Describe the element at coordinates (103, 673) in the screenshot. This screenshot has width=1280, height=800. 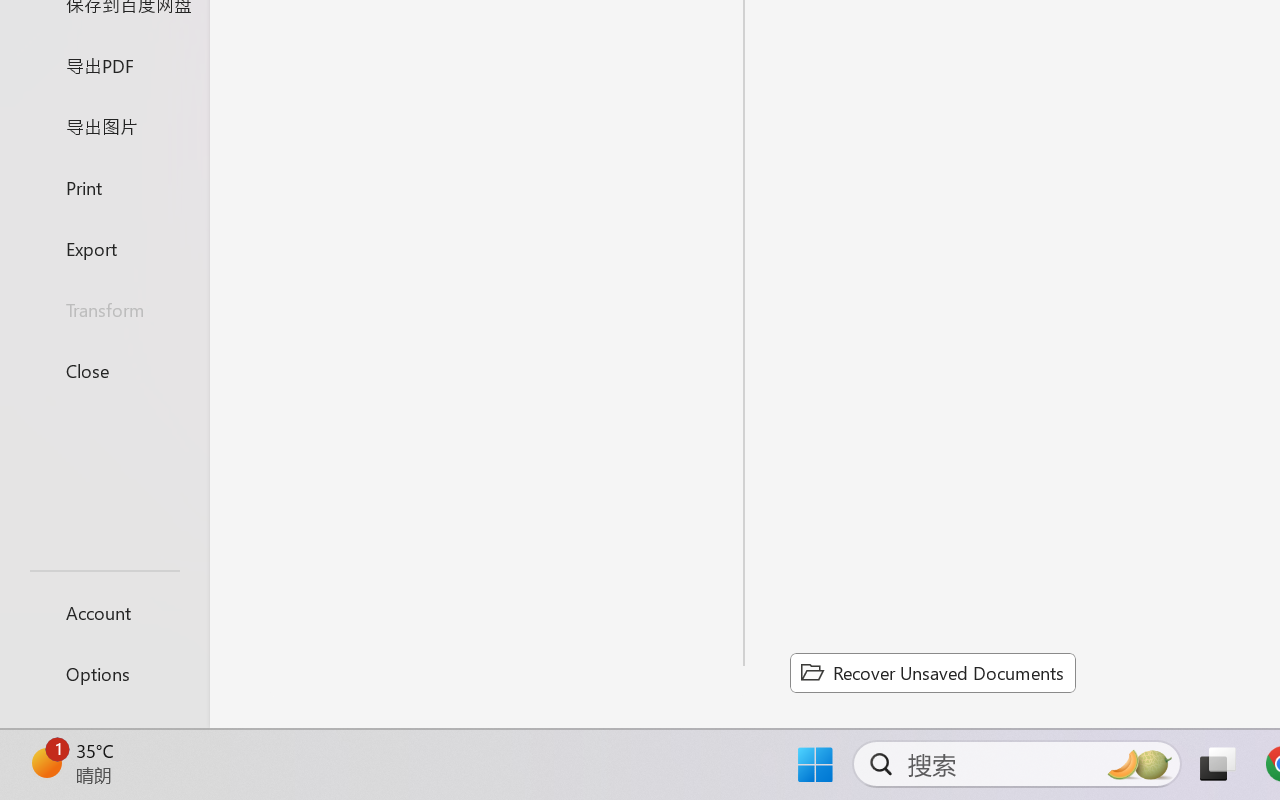
I see `'Options'` at that location.